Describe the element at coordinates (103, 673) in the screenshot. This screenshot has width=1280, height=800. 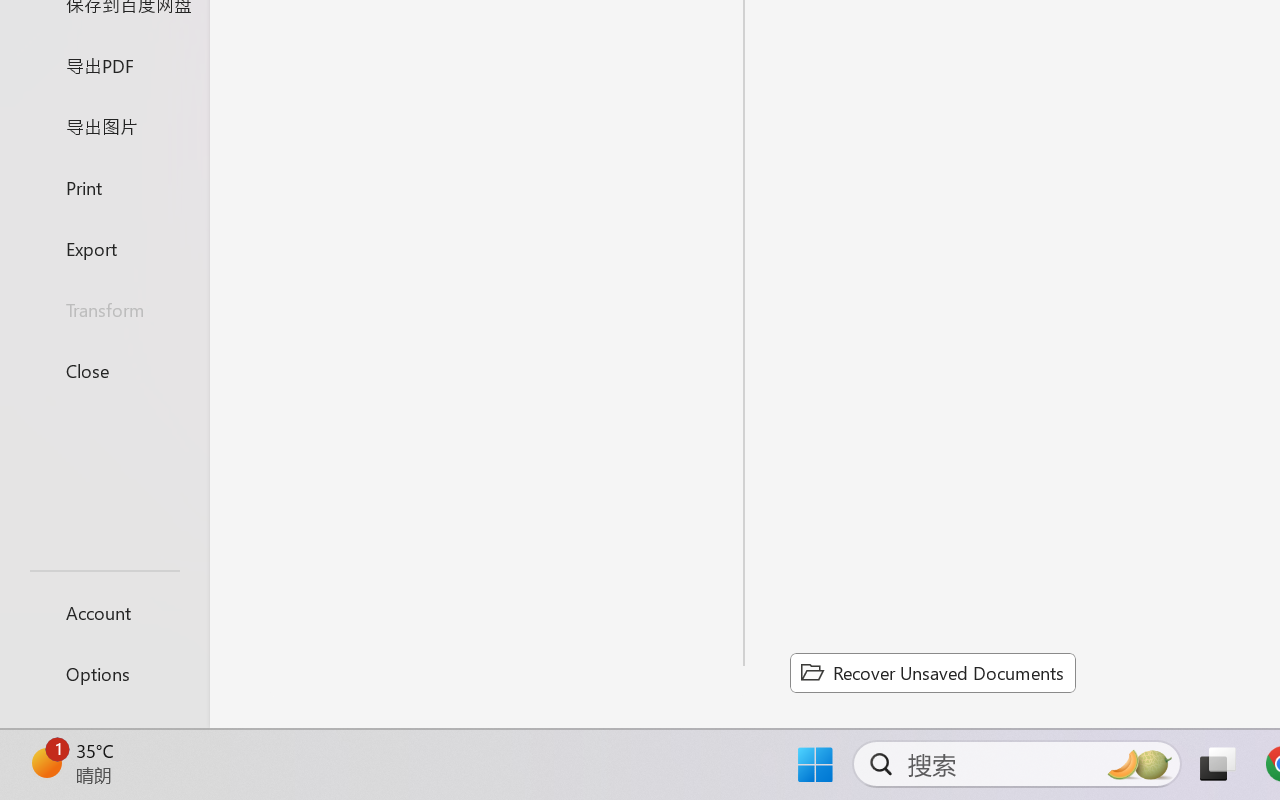
I see `'Options'` at that location.